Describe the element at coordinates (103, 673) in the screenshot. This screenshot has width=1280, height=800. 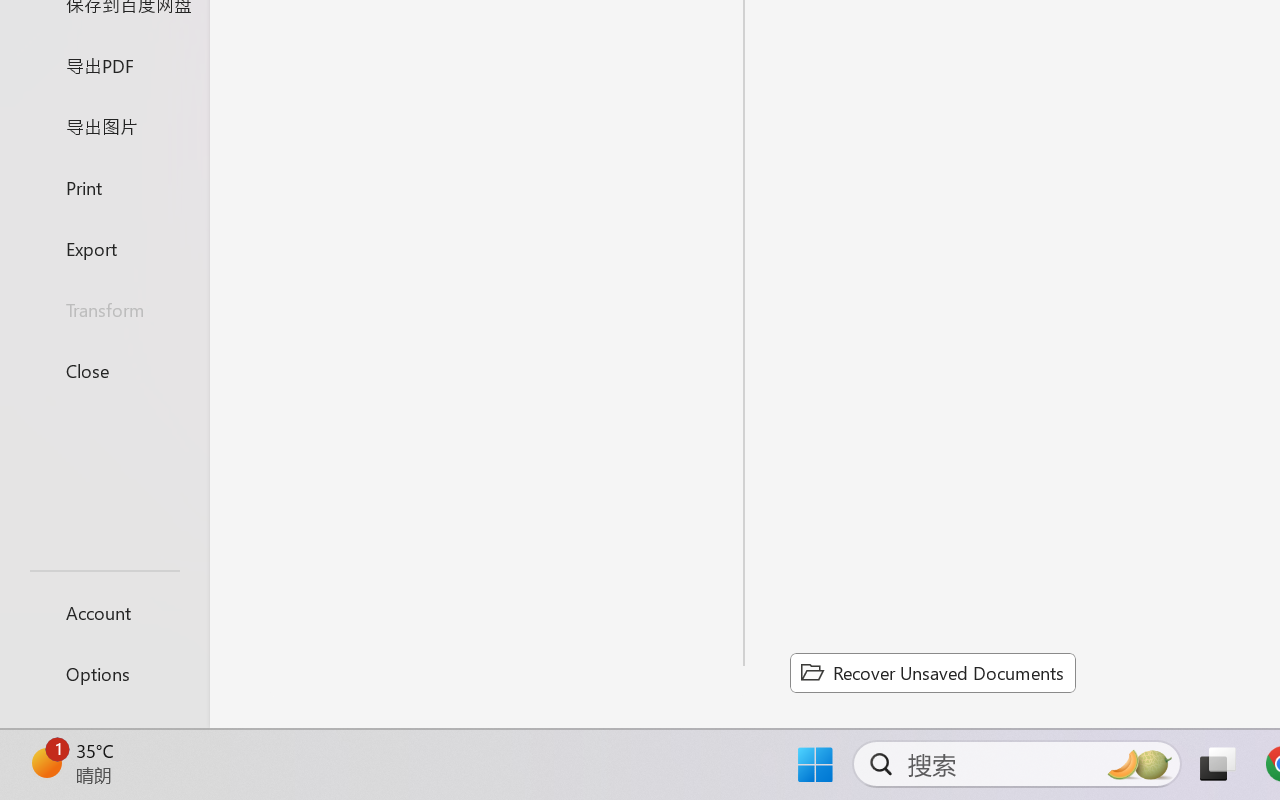
I see `'Options'` at that location.